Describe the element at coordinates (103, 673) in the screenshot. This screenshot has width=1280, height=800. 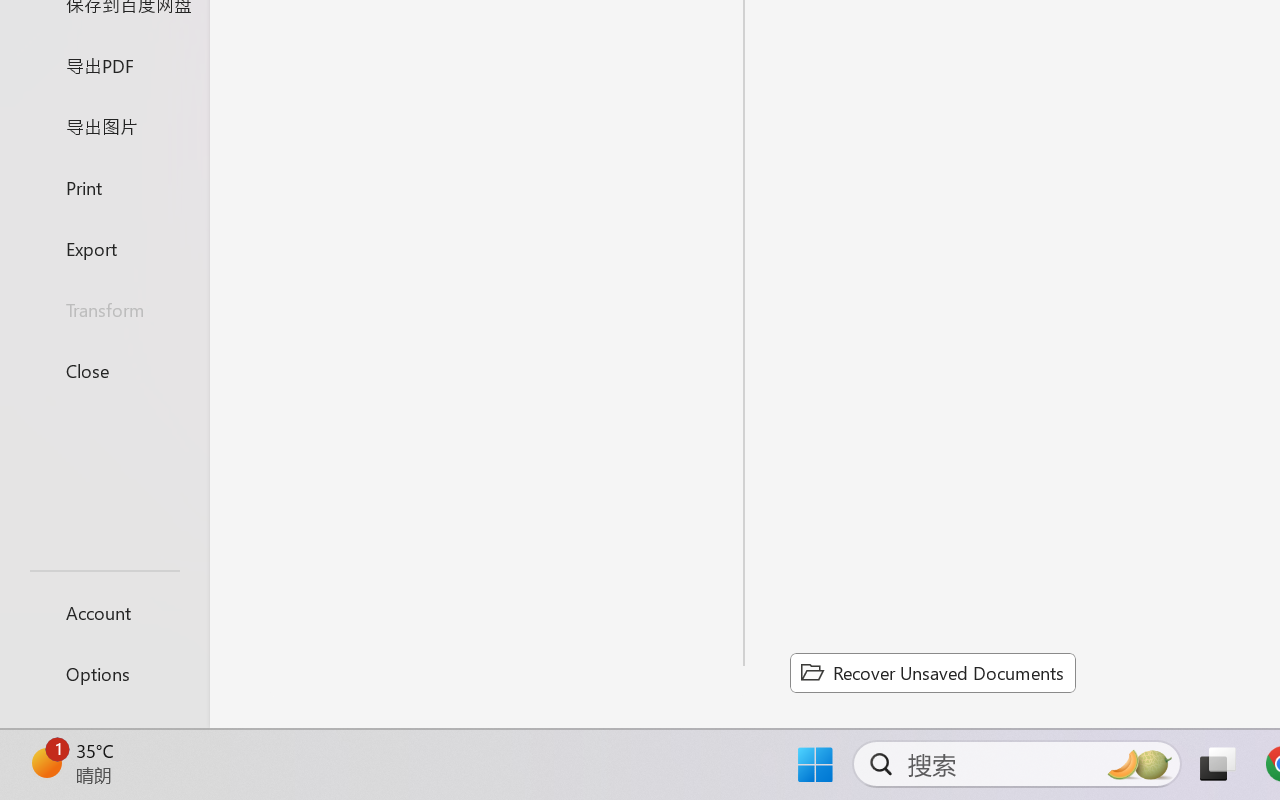
I see `'Options'` at that location.